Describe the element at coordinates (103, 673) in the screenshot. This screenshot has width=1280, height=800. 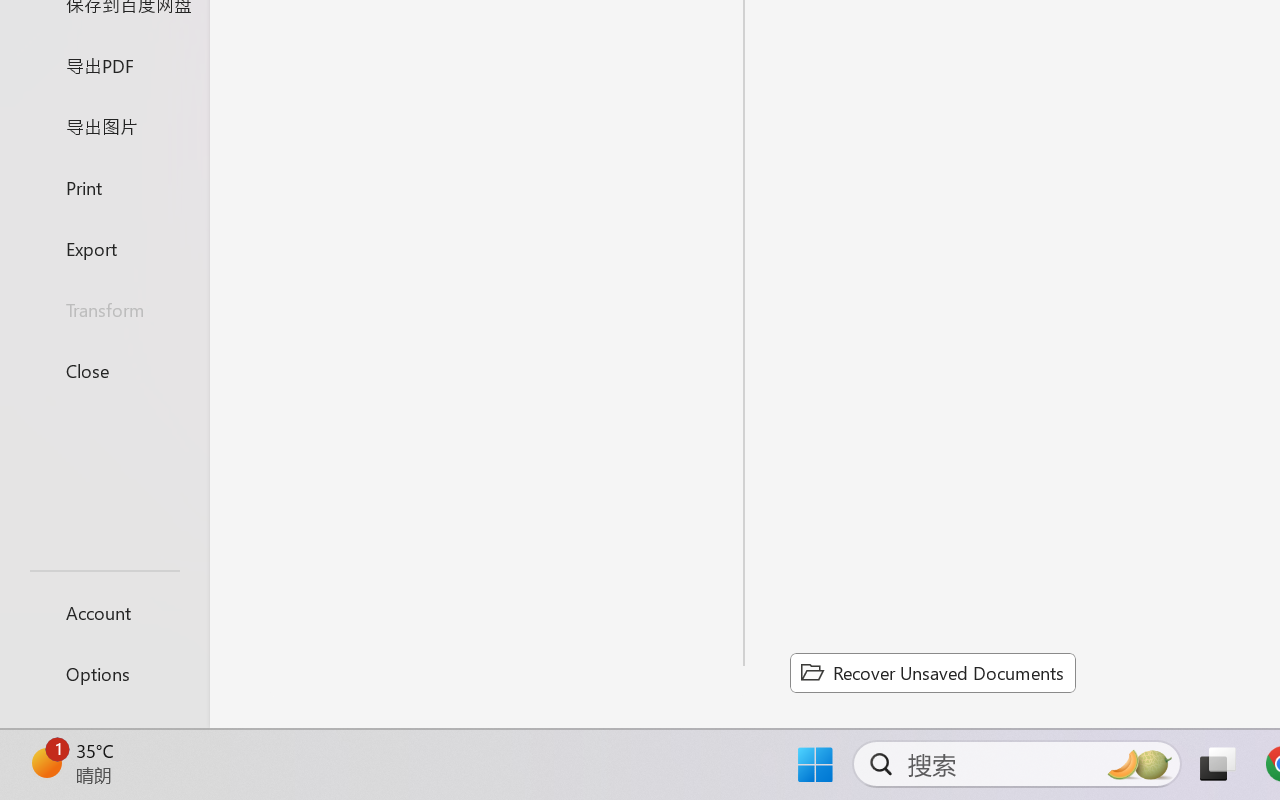
I see `'Options'` at that location.